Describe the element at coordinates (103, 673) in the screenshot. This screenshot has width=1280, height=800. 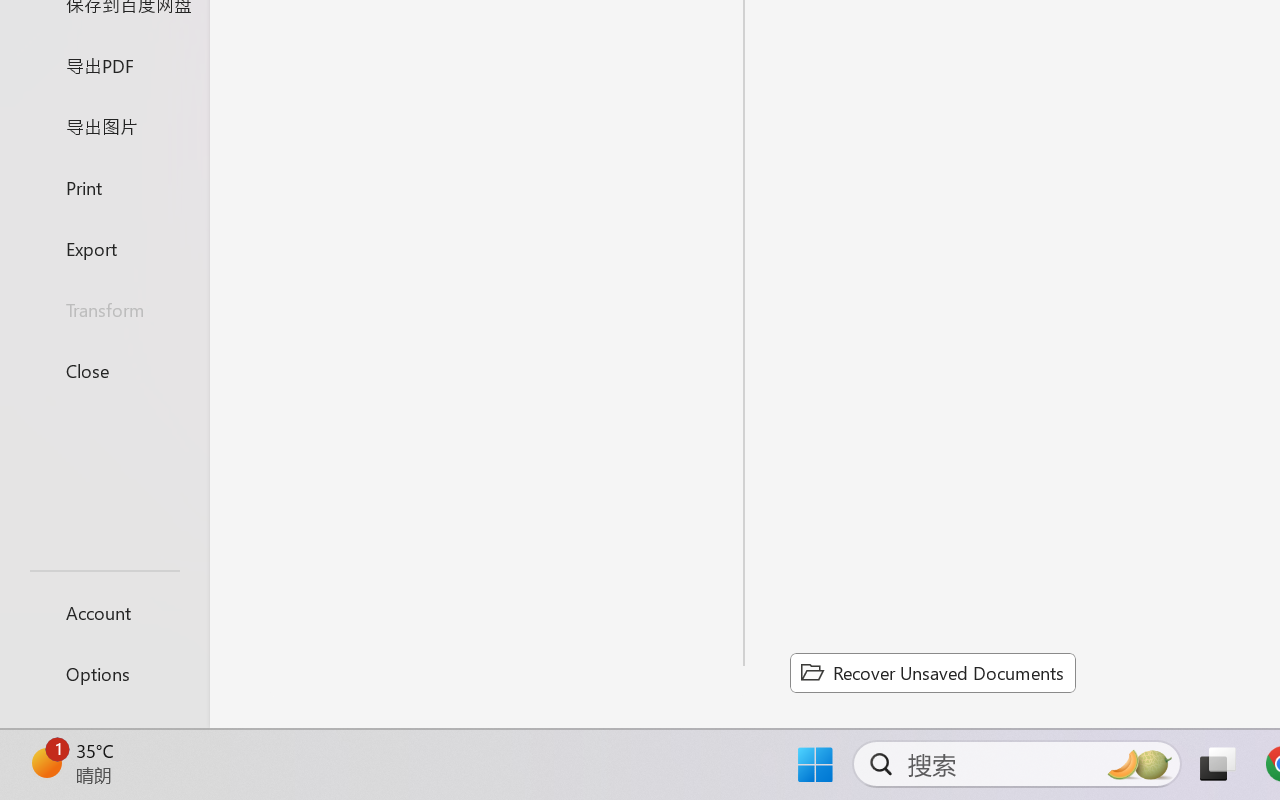
I see `'Options'` at that location.